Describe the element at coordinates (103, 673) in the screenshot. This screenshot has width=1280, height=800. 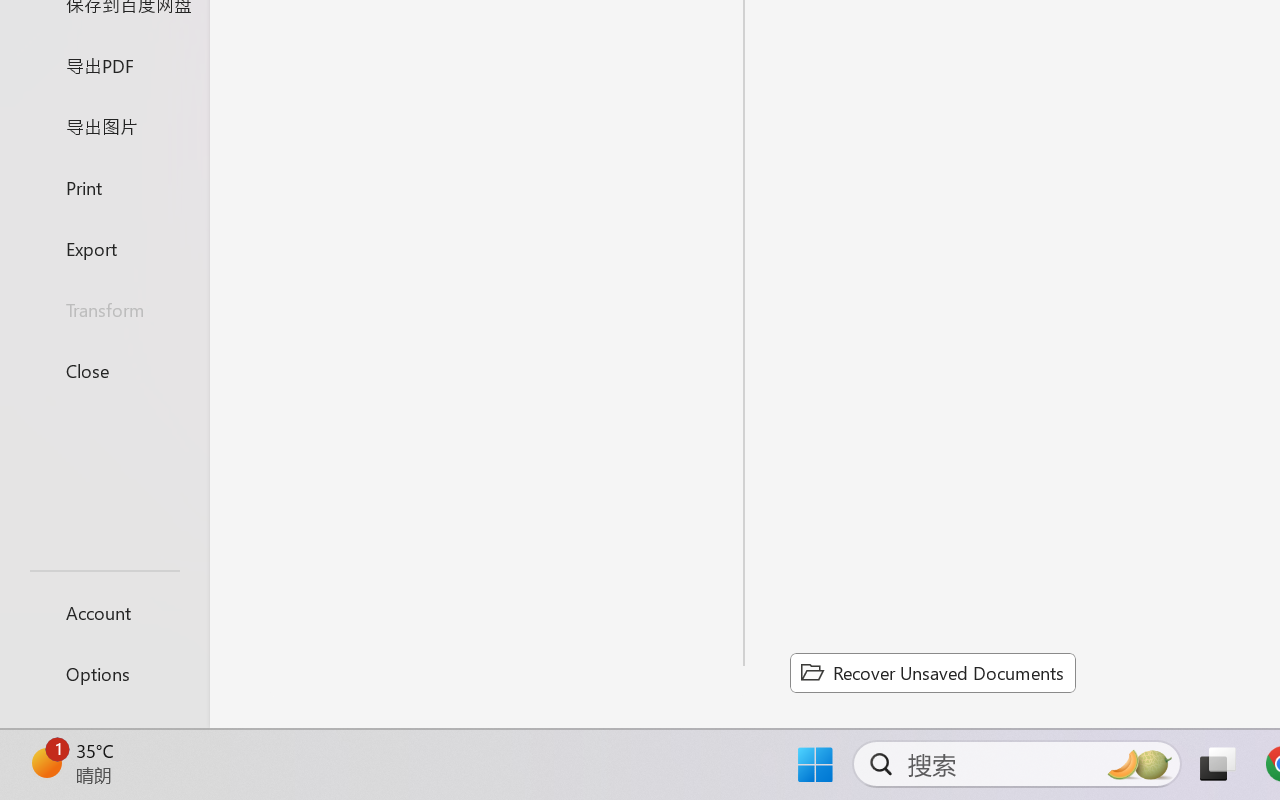
I see `'Options'` at that location.